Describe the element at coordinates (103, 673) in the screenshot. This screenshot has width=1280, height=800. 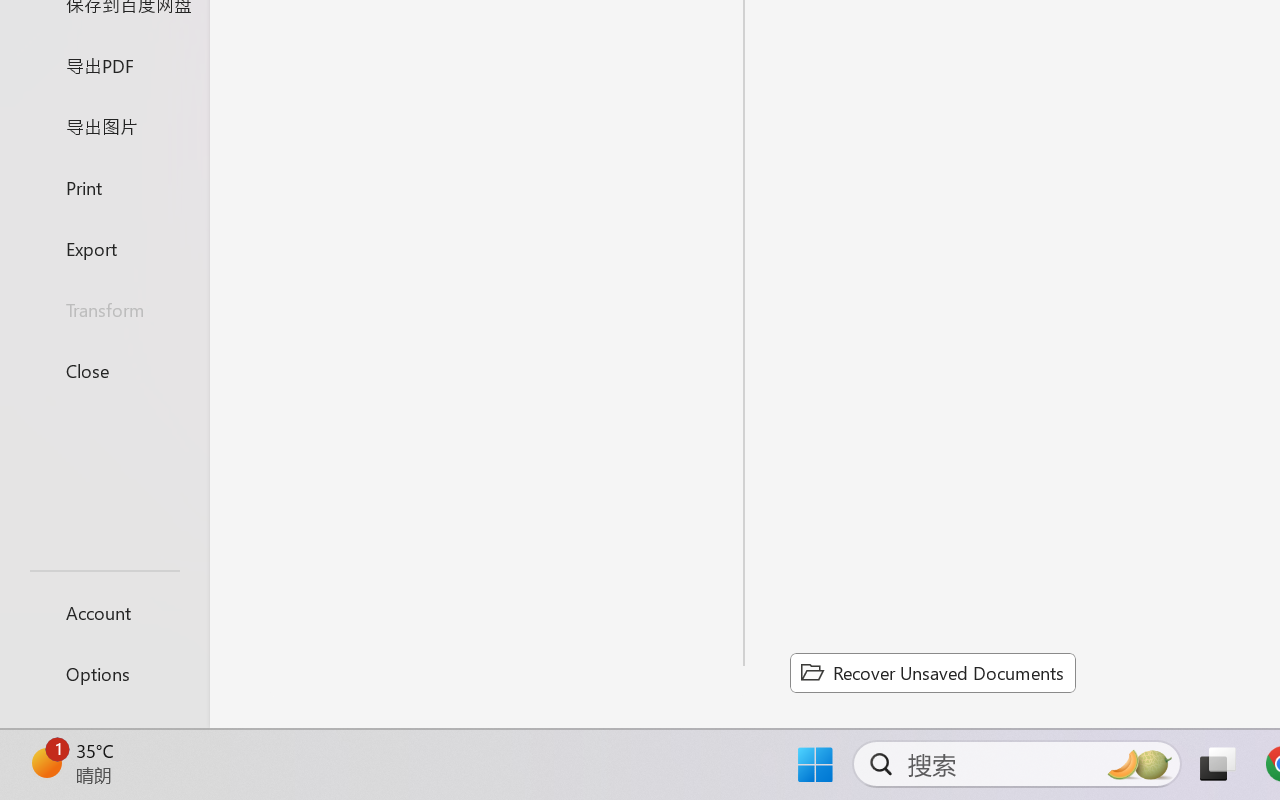
I see `'Options'` at that location.